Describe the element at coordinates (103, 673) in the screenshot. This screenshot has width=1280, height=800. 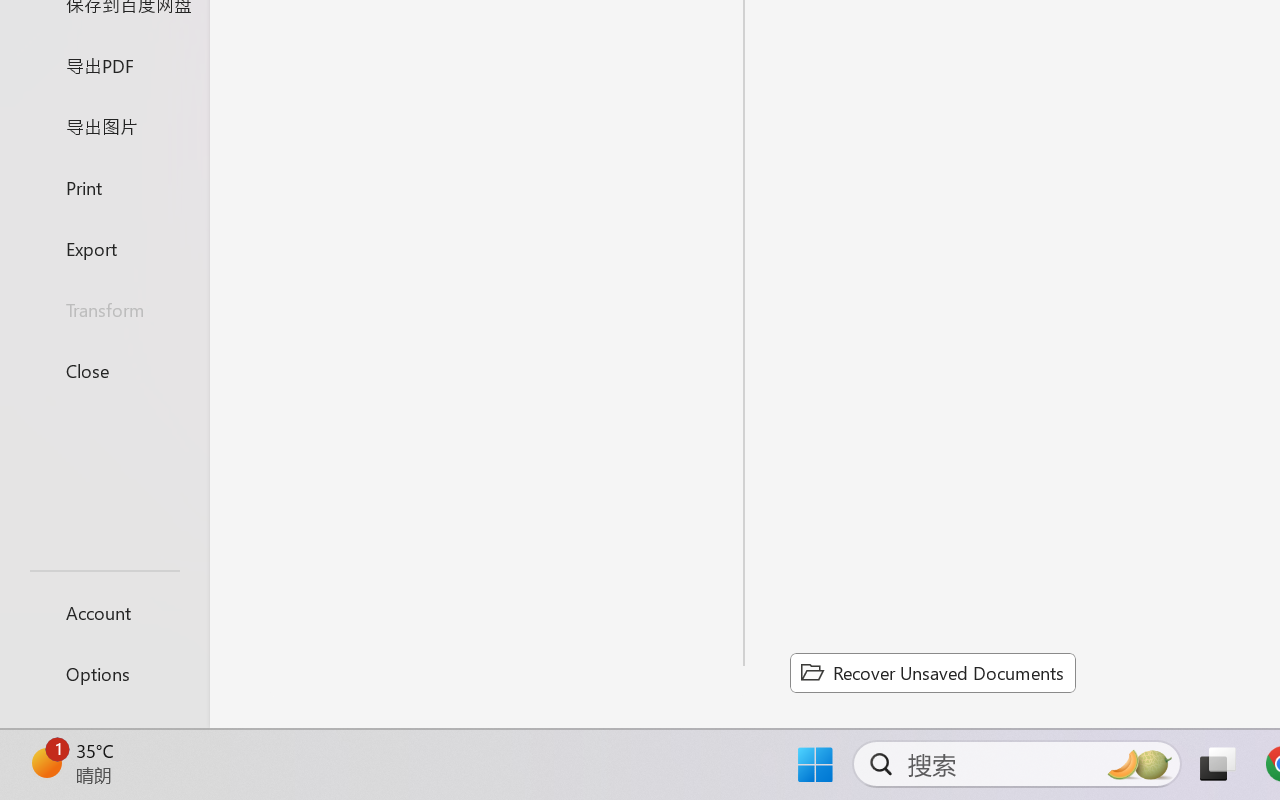
I see `'Options'` at that location.